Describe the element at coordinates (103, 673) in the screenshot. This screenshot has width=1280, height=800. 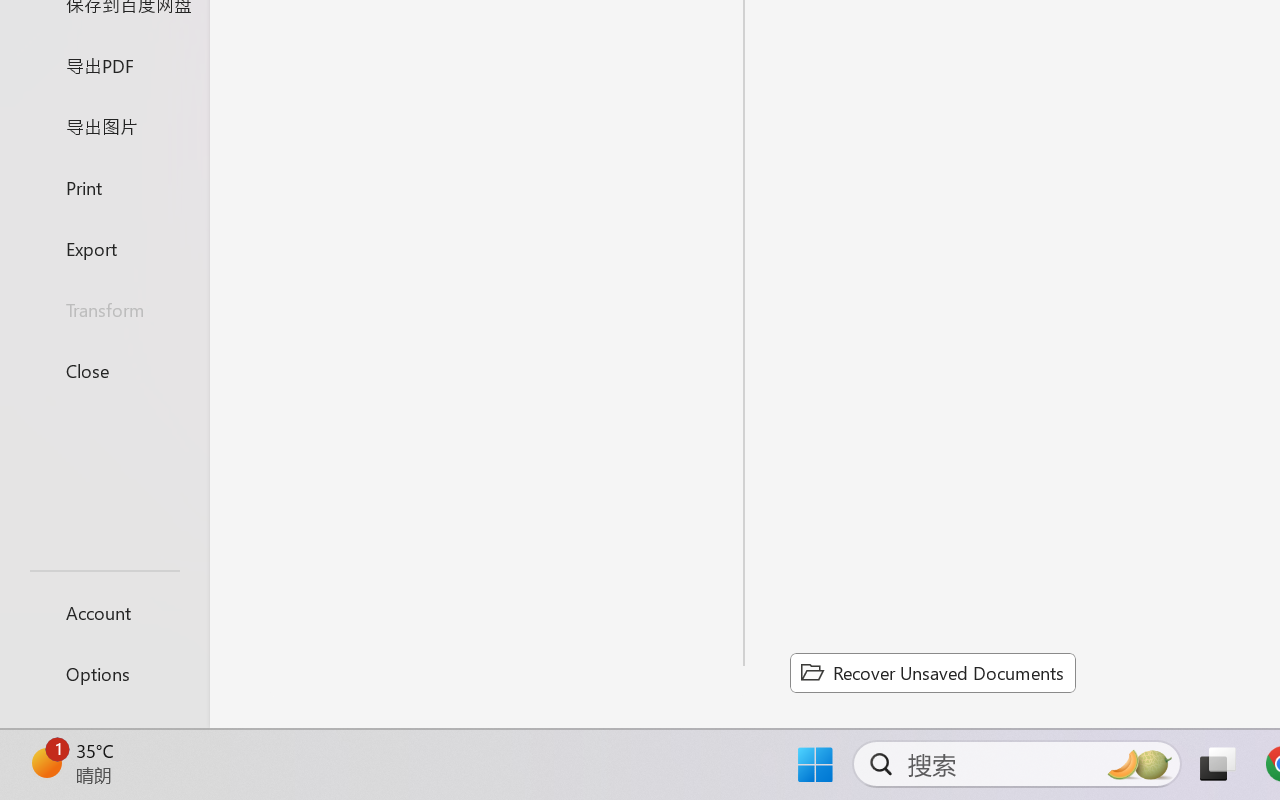
I see `'Options'` at that location.